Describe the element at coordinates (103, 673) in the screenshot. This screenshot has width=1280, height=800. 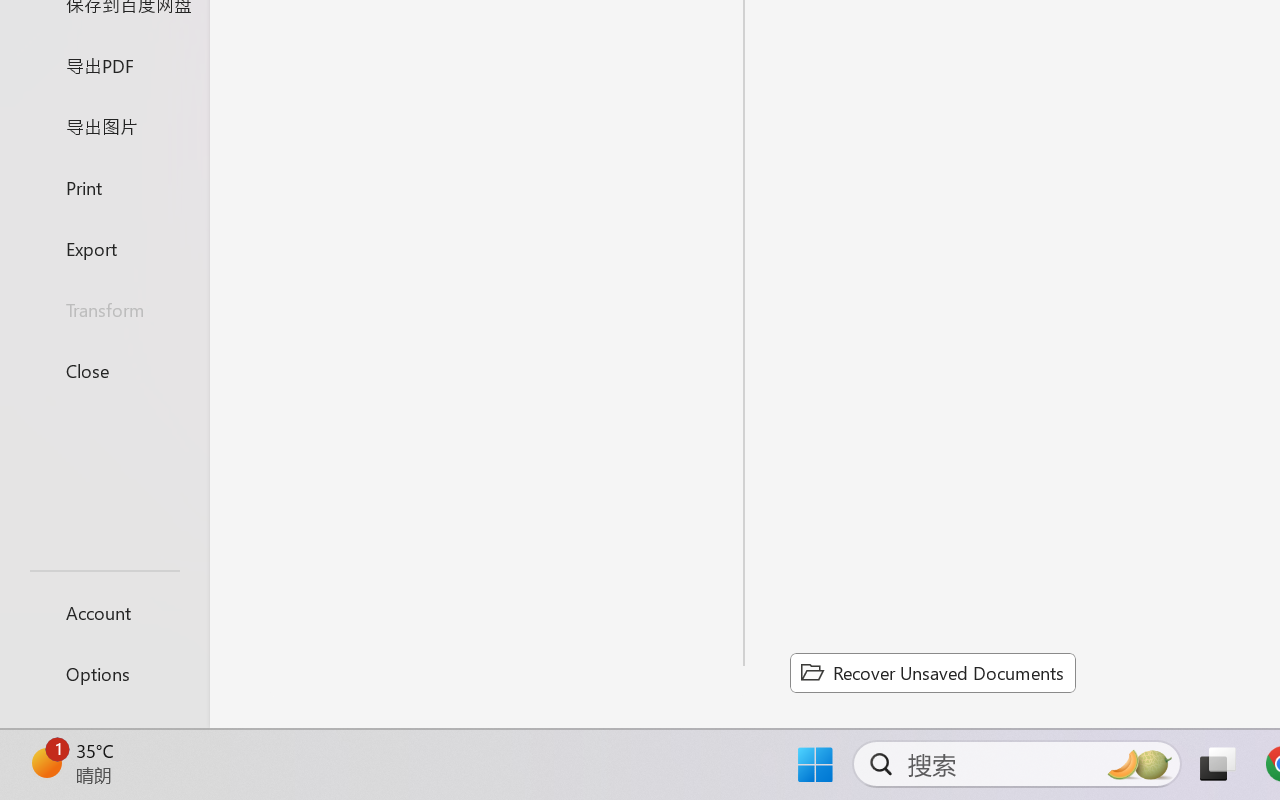
I see `'Options'` at that location.